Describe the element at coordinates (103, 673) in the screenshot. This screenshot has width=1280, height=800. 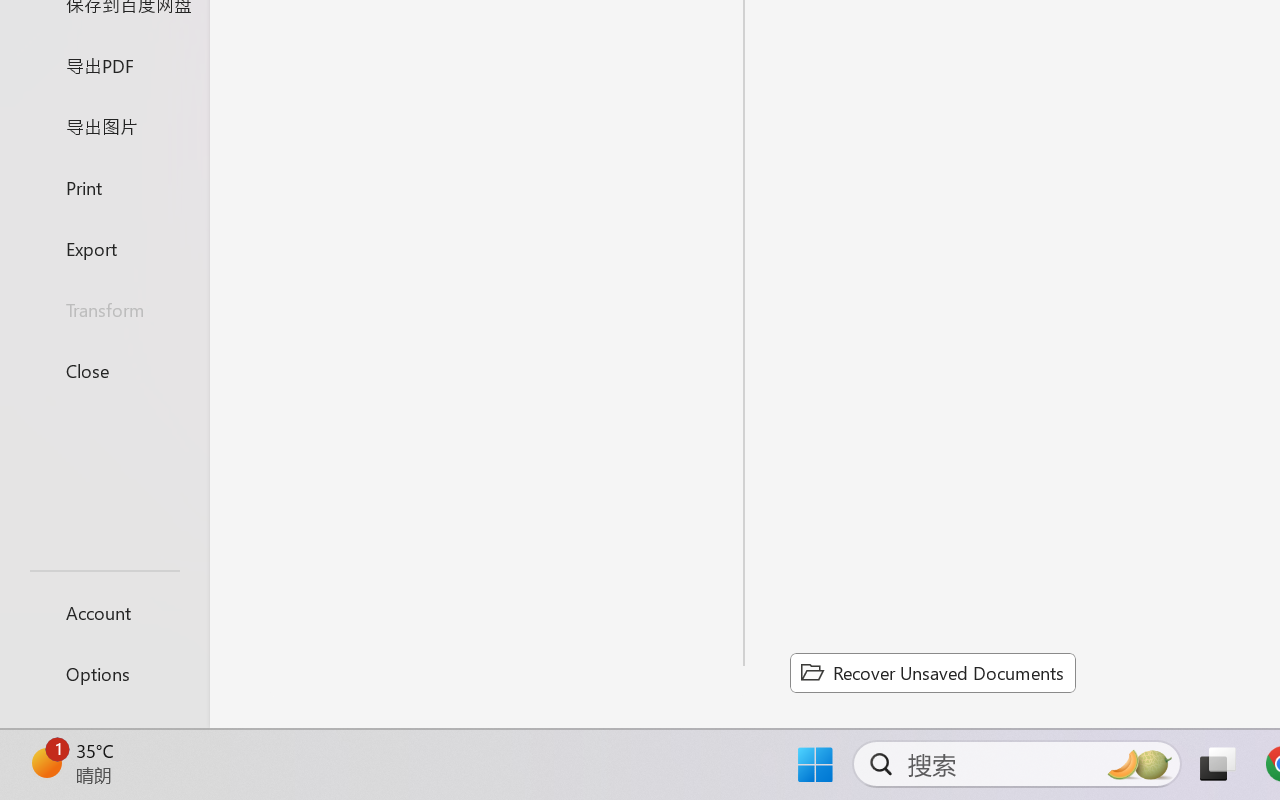
I see `'Options'` at that location.